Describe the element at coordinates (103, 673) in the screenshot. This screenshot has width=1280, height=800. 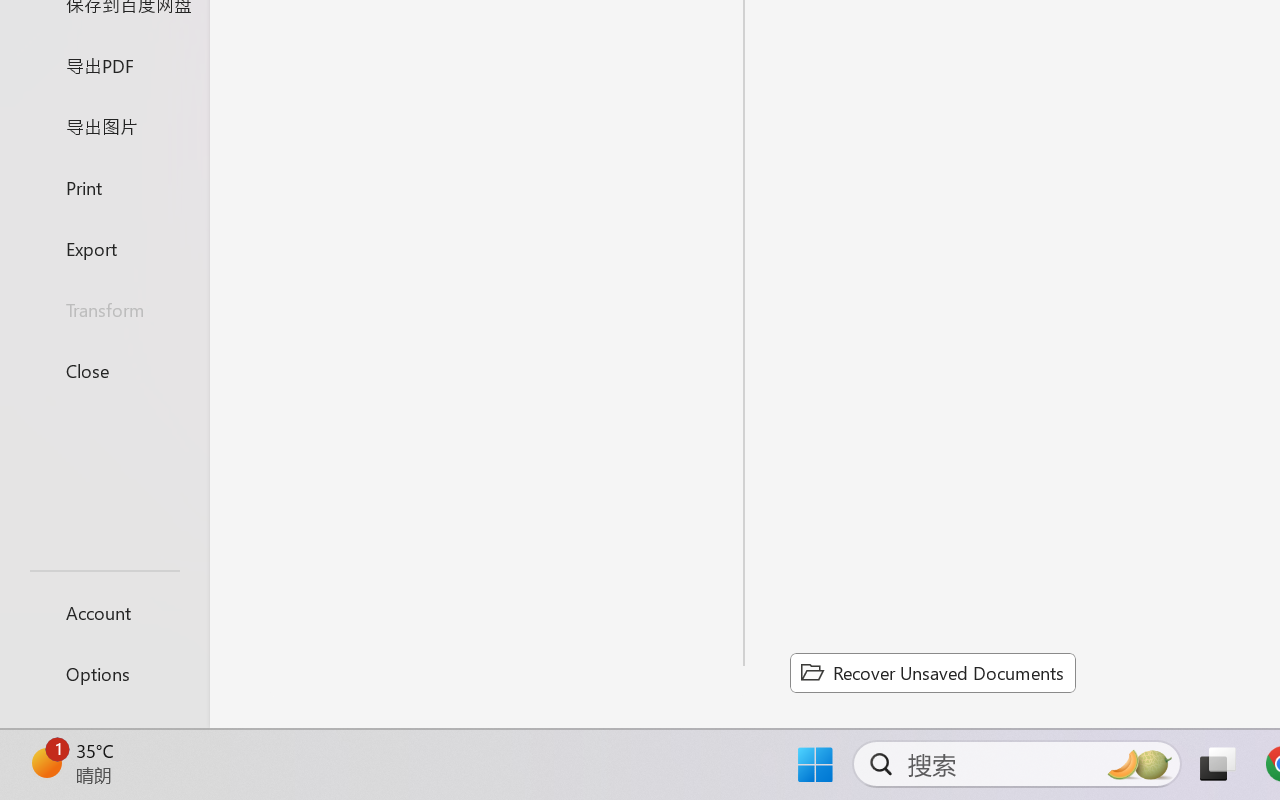
I see `'Options'` at that location.